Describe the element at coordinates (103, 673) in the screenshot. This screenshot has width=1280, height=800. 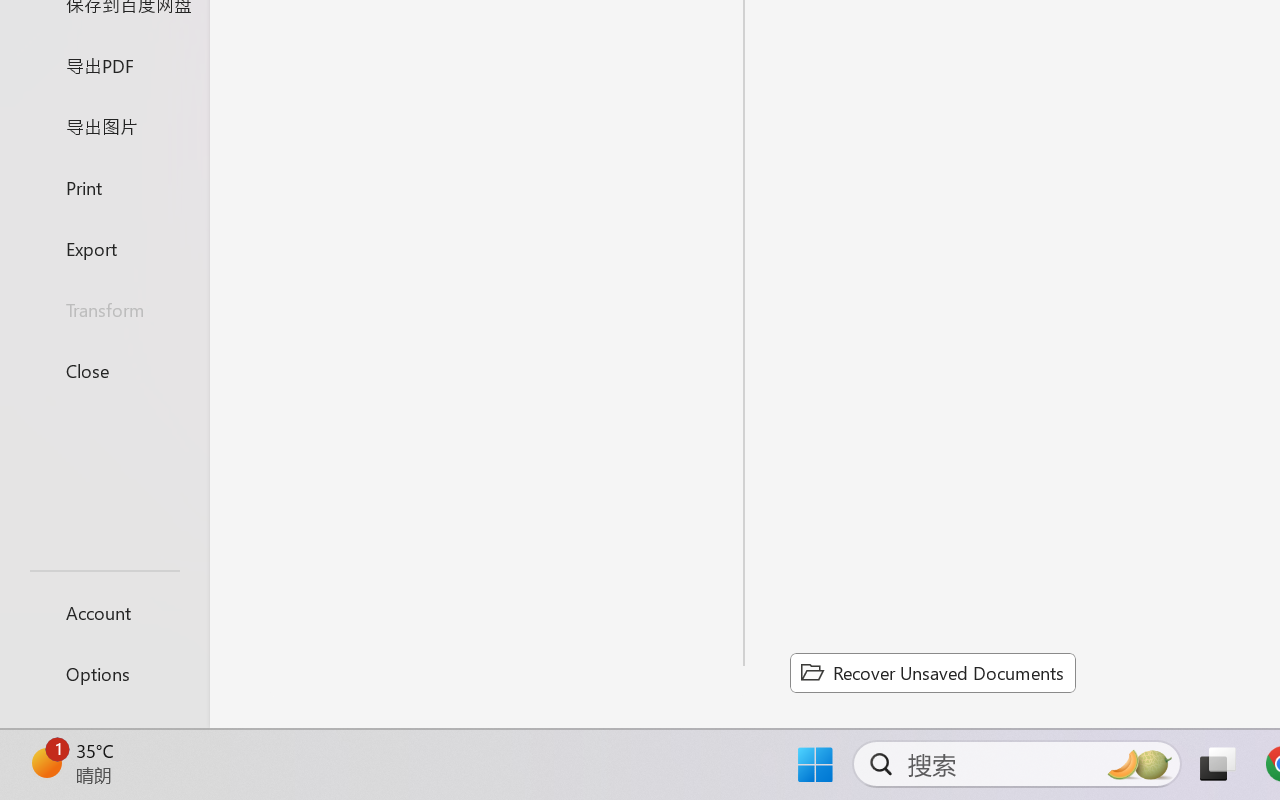
I see `'Options'` at that location.